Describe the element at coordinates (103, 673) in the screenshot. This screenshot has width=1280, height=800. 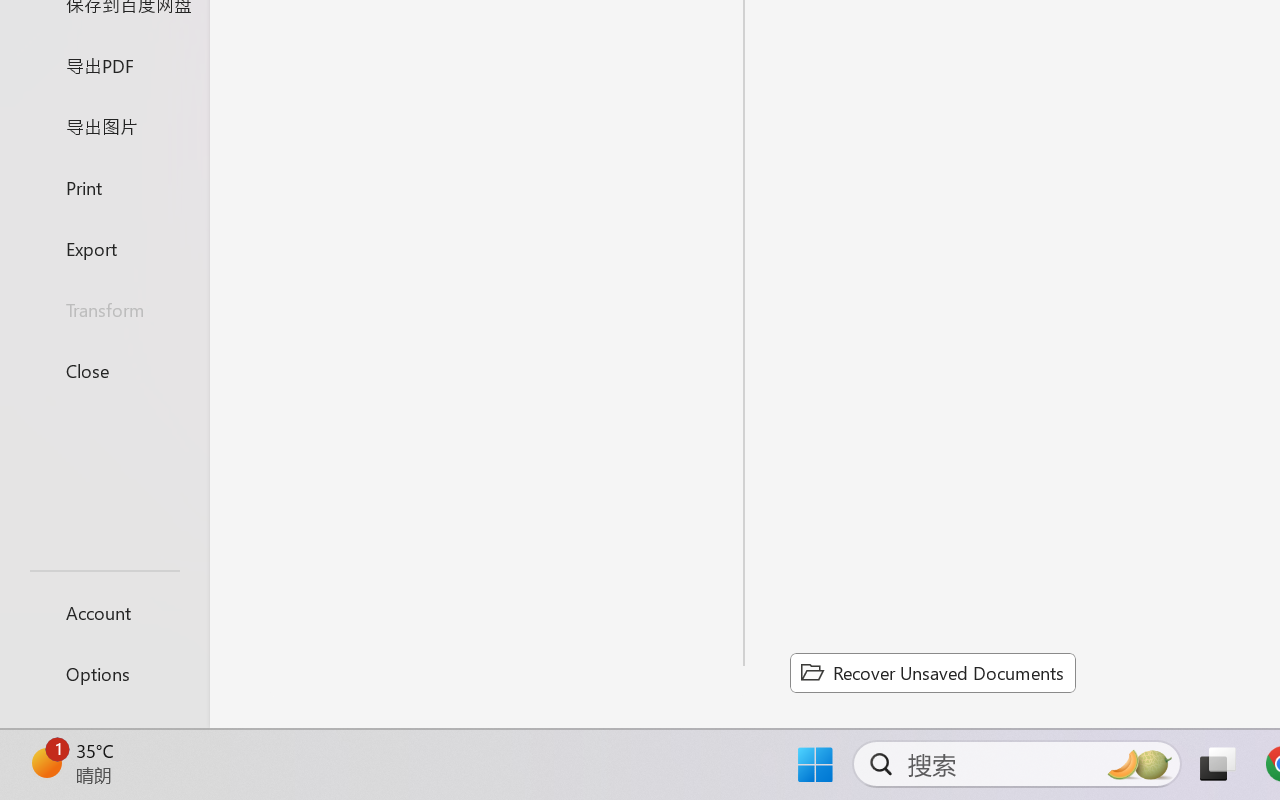
I see `'Options'` at that location.